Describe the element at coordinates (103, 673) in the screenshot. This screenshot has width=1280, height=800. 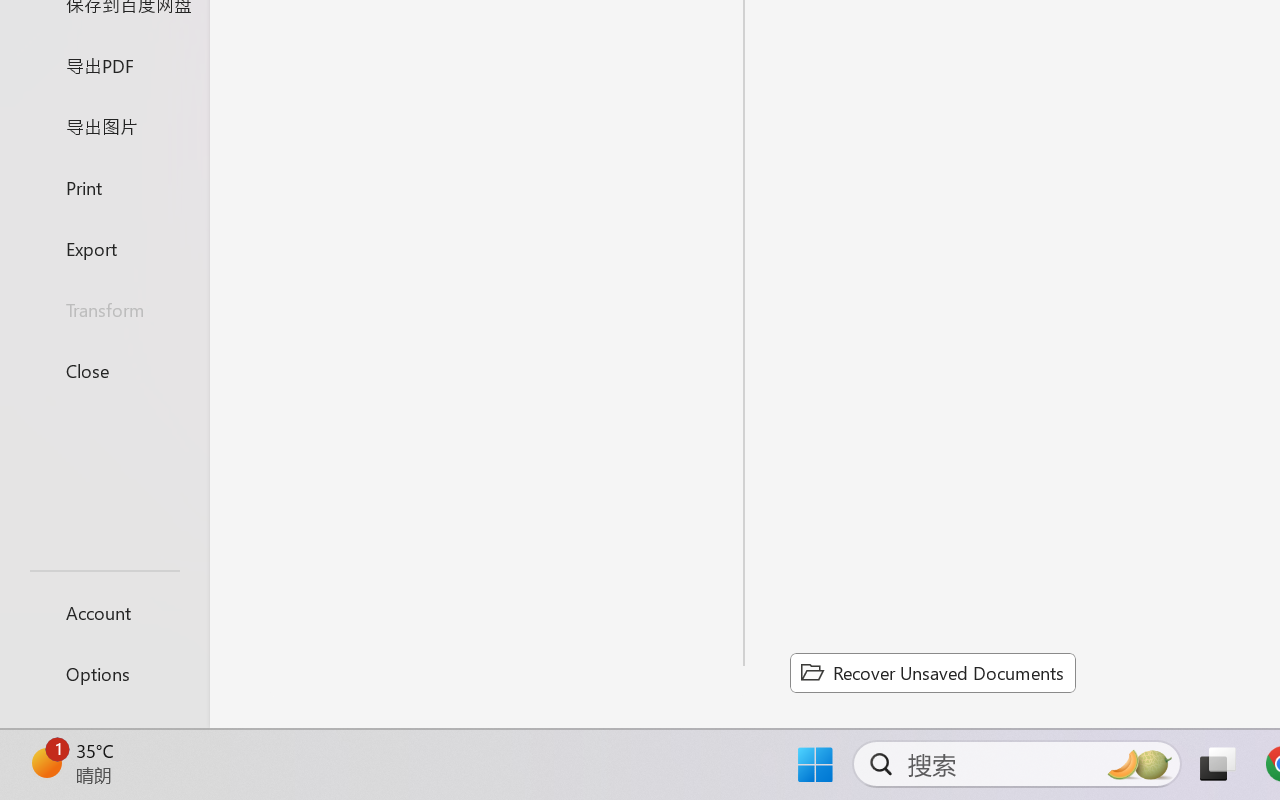
I see `'Options'` at that location.